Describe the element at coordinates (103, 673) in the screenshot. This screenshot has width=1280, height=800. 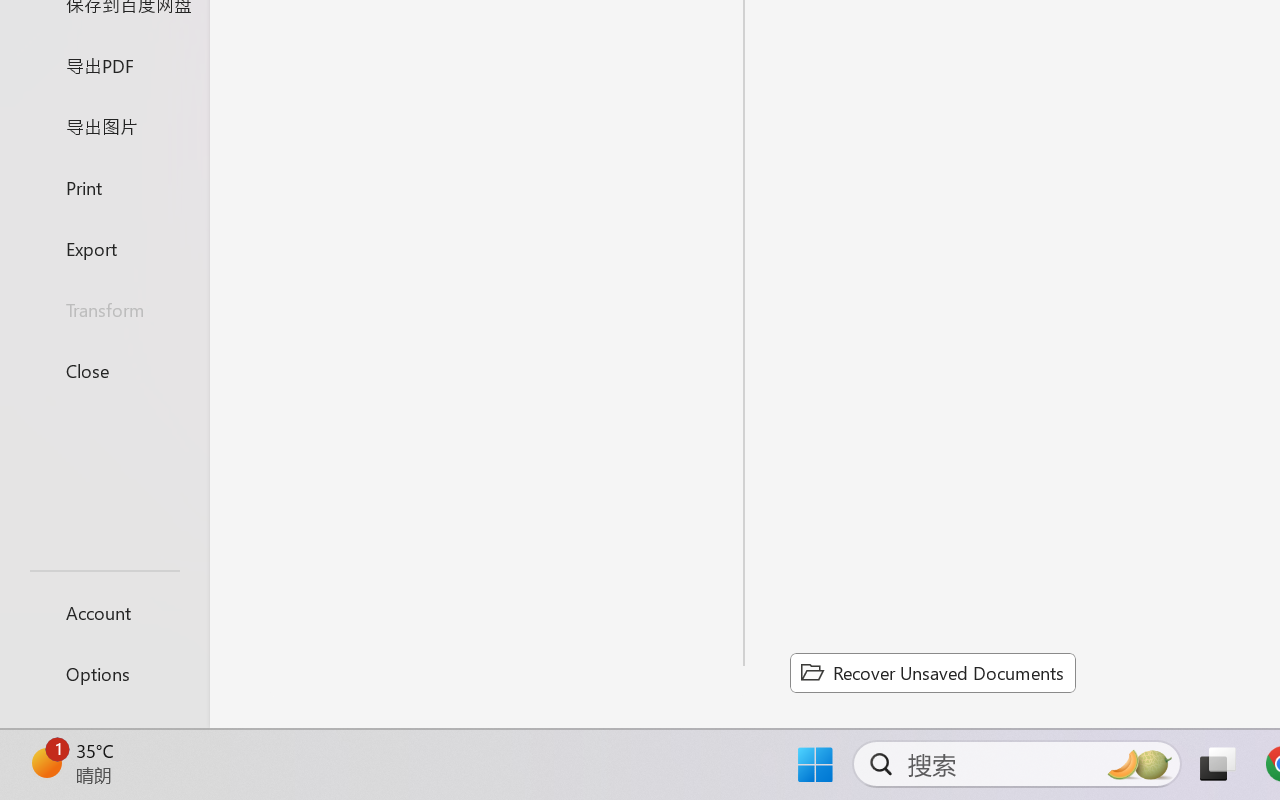
I see `'Options'` at that location.